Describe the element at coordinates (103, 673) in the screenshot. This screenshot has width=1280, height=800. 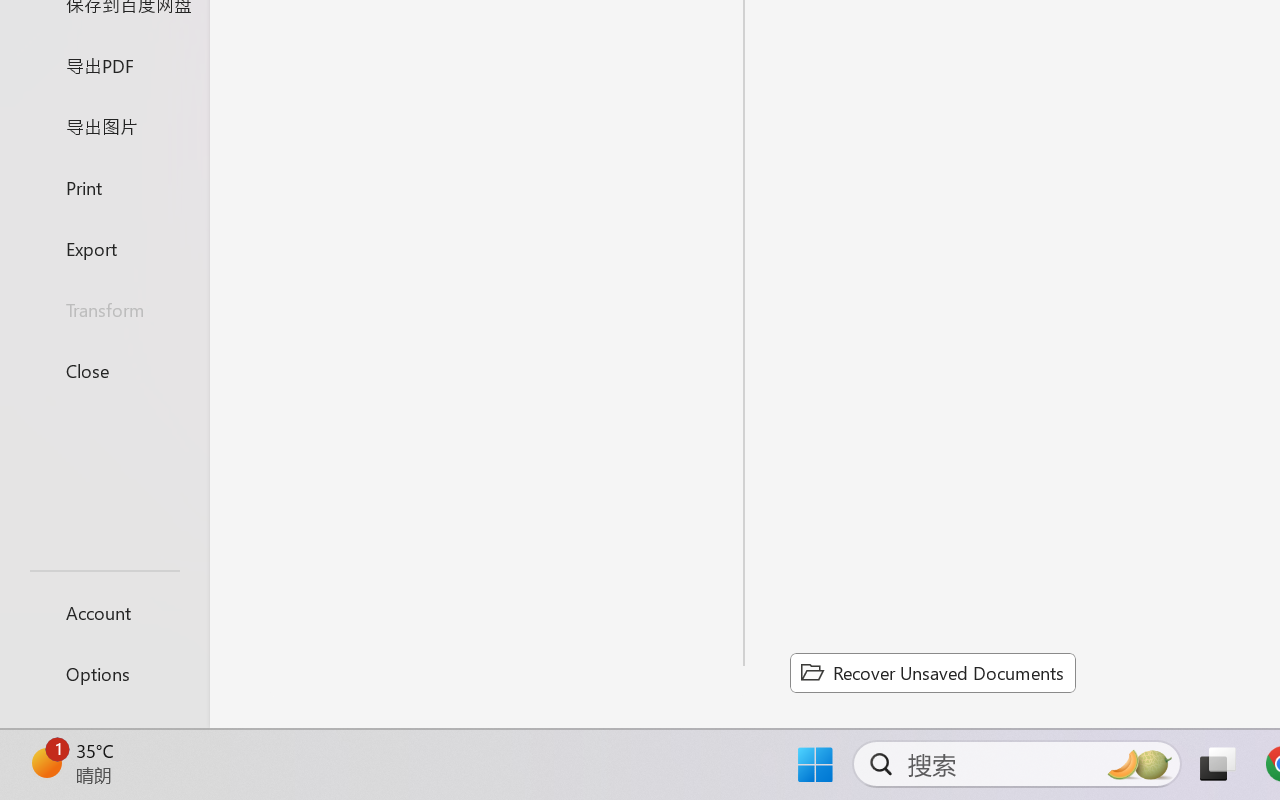
I see `'Options'` at that location.